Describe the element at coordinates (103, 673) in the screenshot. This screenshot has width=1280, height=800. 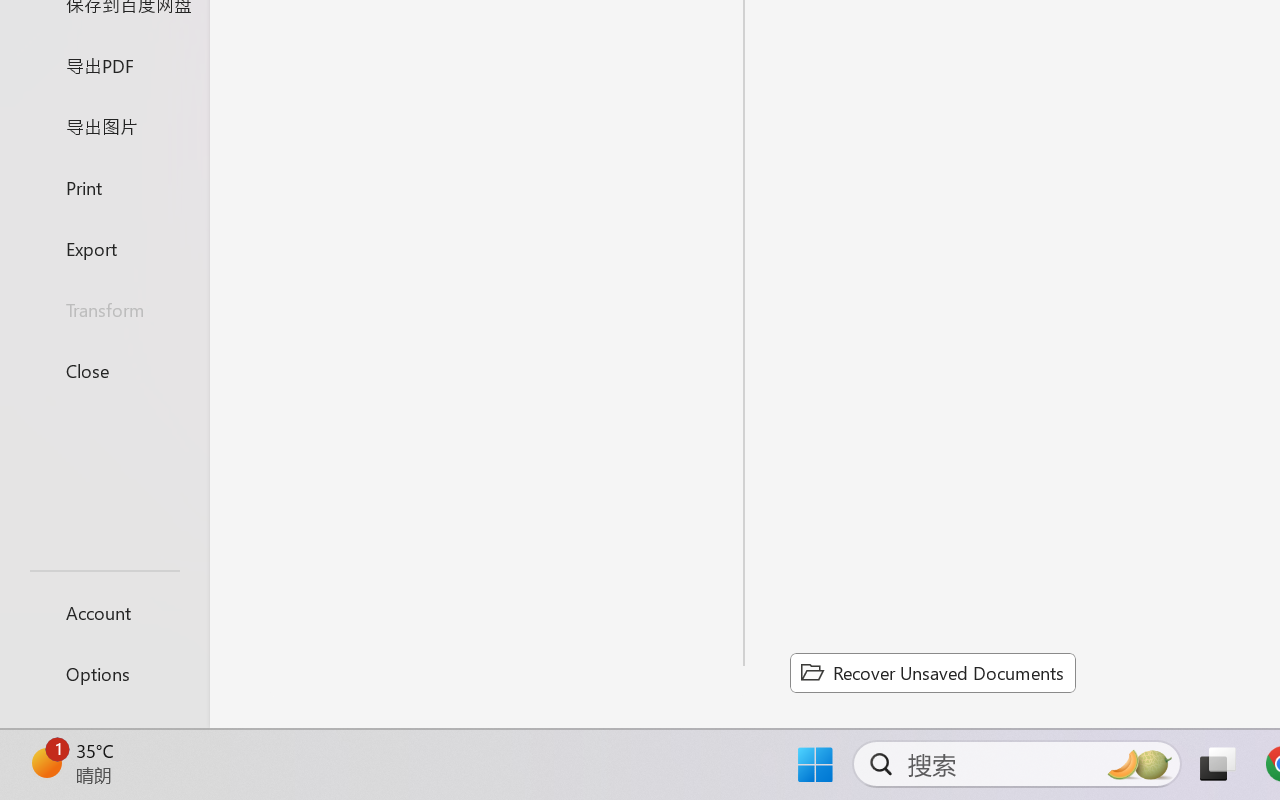
I see `'Options'` at that location.